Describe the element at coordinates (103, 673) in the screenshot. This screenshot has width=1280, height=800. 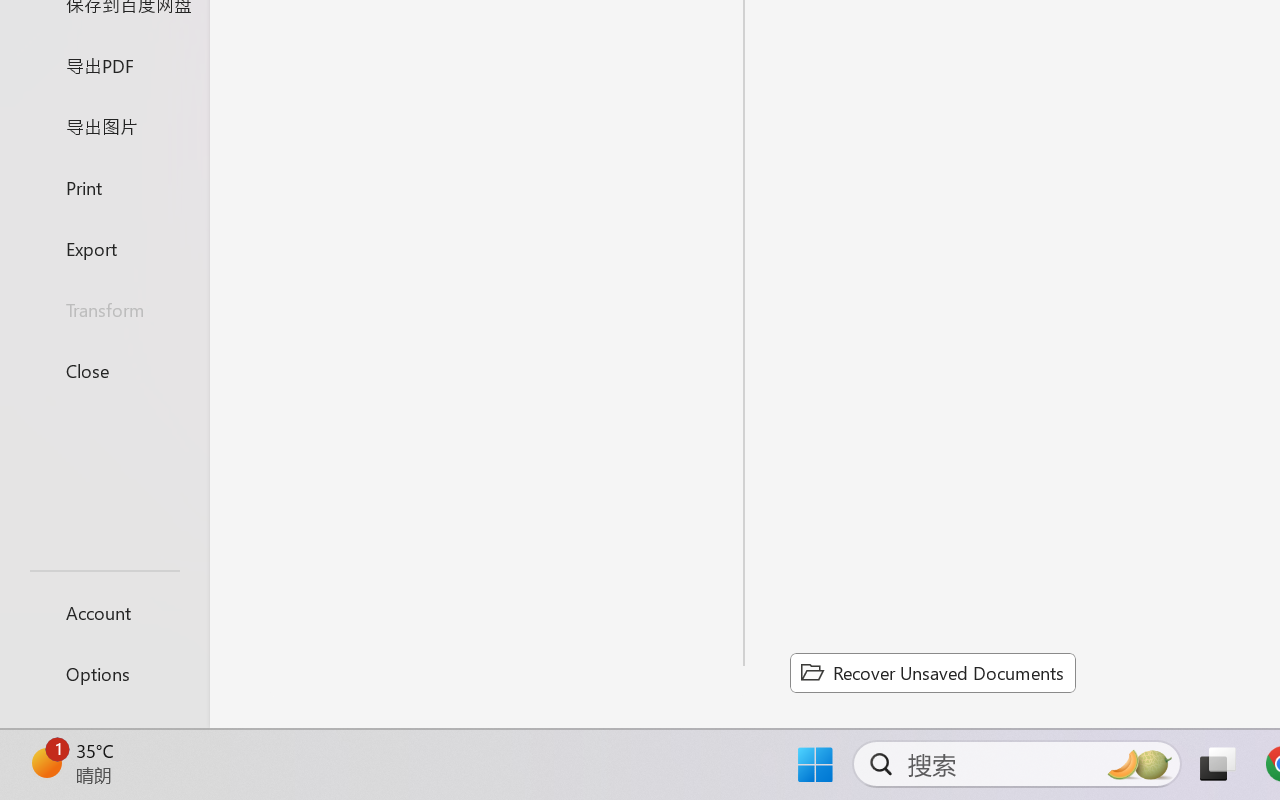
I see `'Options'` at that location.